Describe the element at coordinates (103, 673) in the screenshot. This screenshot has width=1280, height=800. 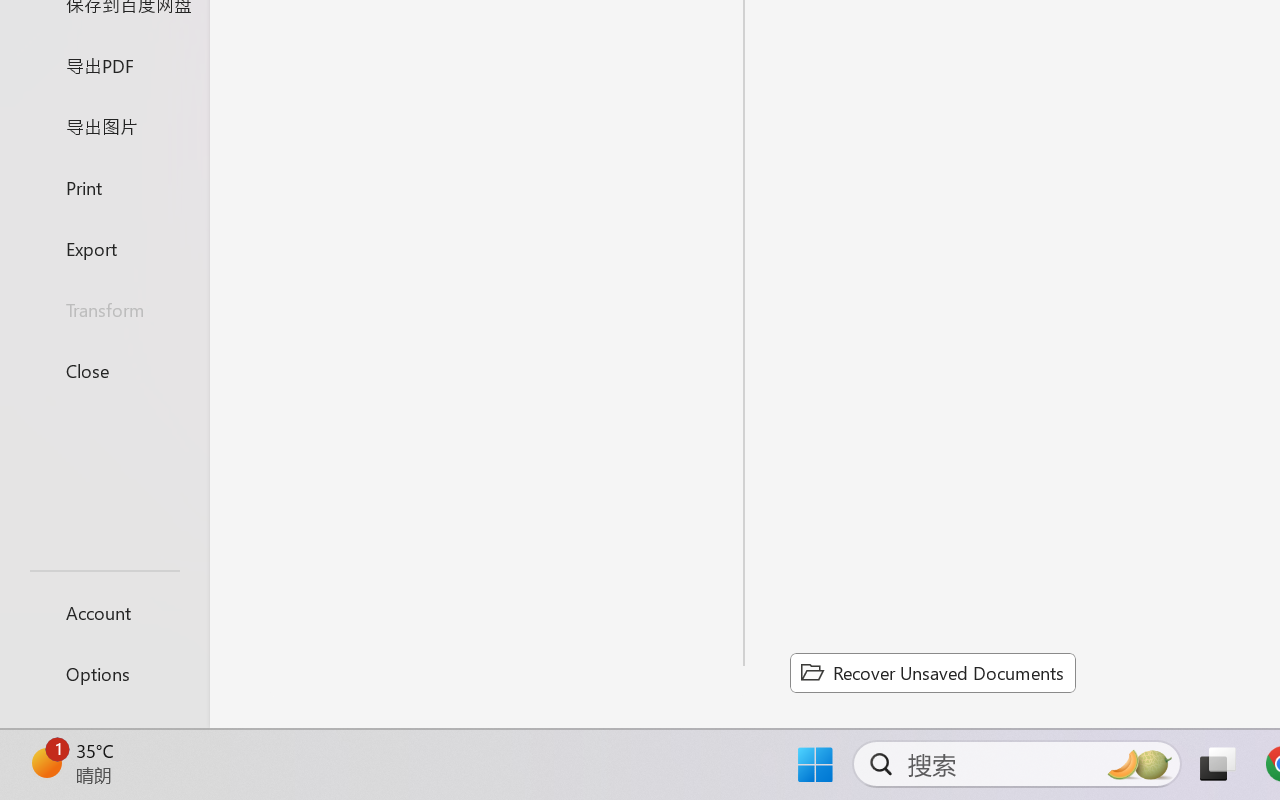
I see `'Options'` at that location.